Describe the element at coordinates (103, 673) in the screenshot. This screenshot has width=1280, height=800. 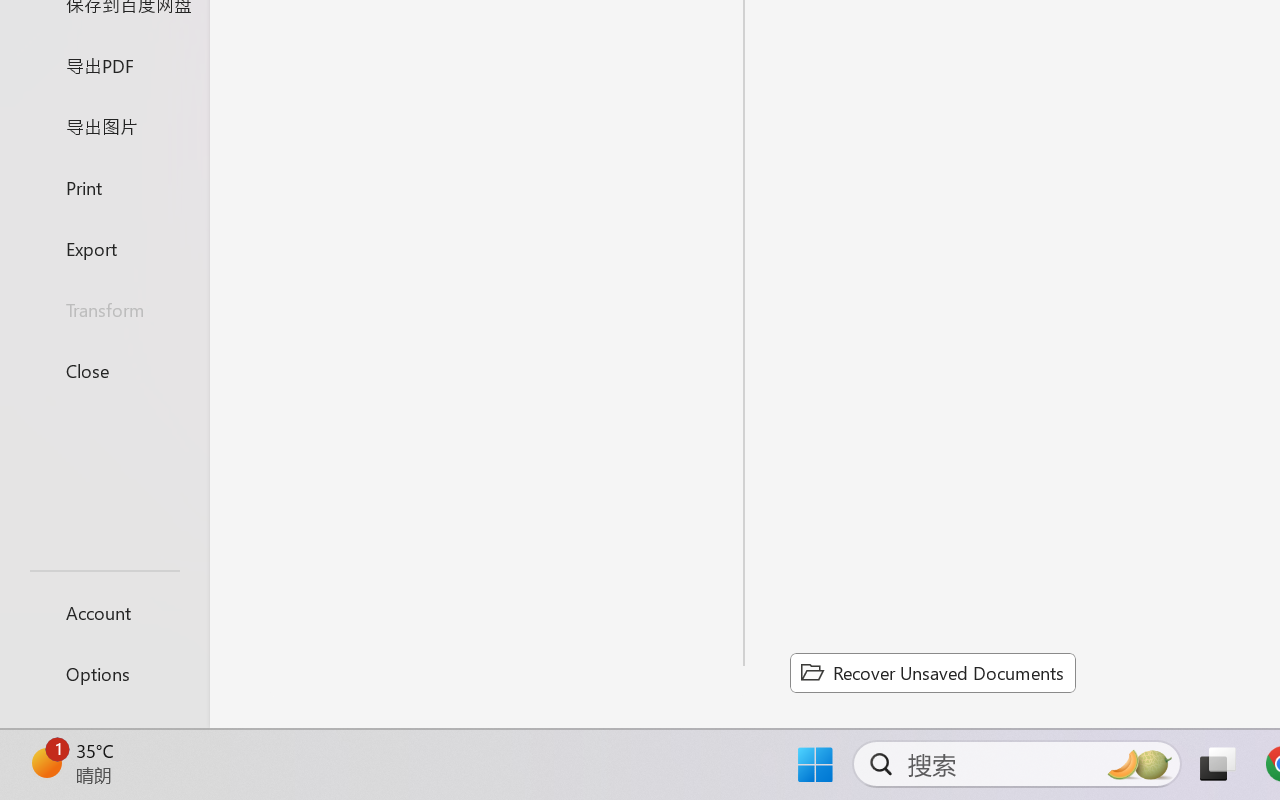
I see `'Options'` at that location.